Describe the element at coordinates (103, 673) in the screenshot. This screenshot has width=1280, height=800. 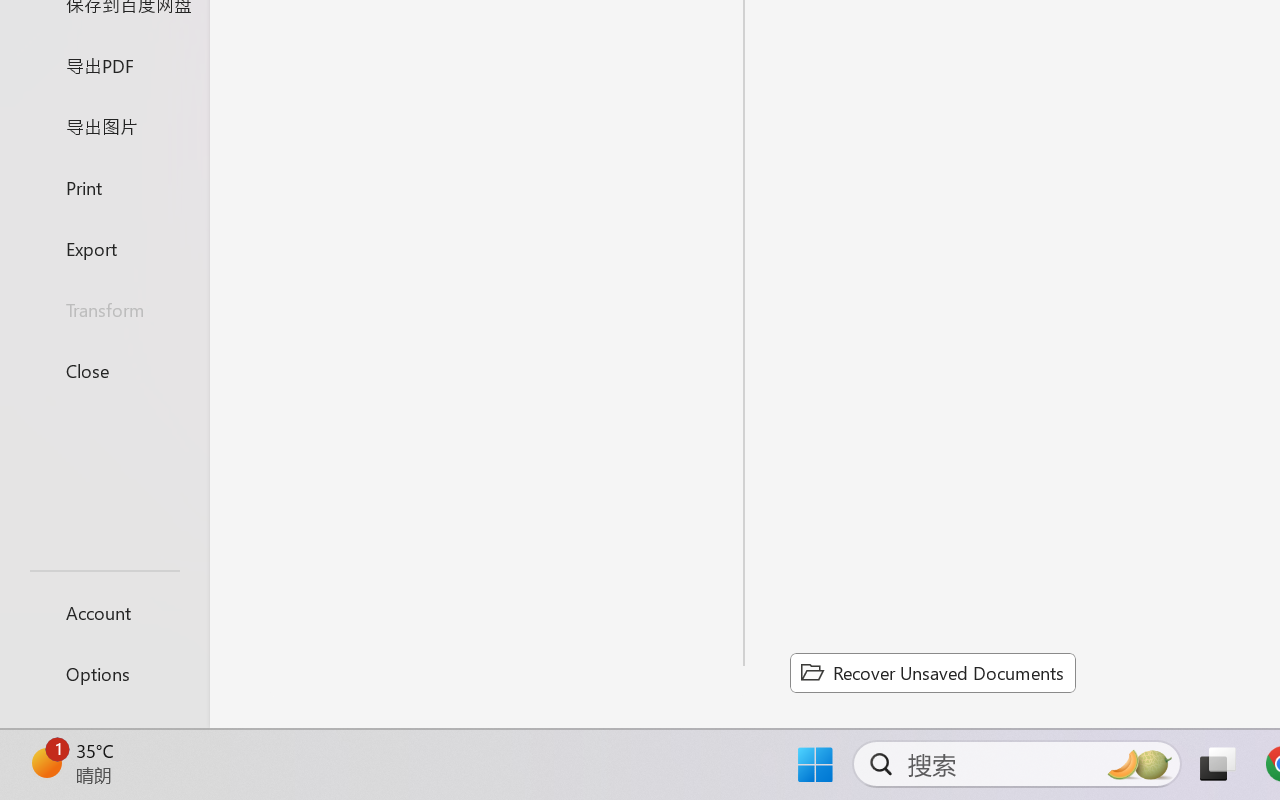
I see `'Options'` at that location.